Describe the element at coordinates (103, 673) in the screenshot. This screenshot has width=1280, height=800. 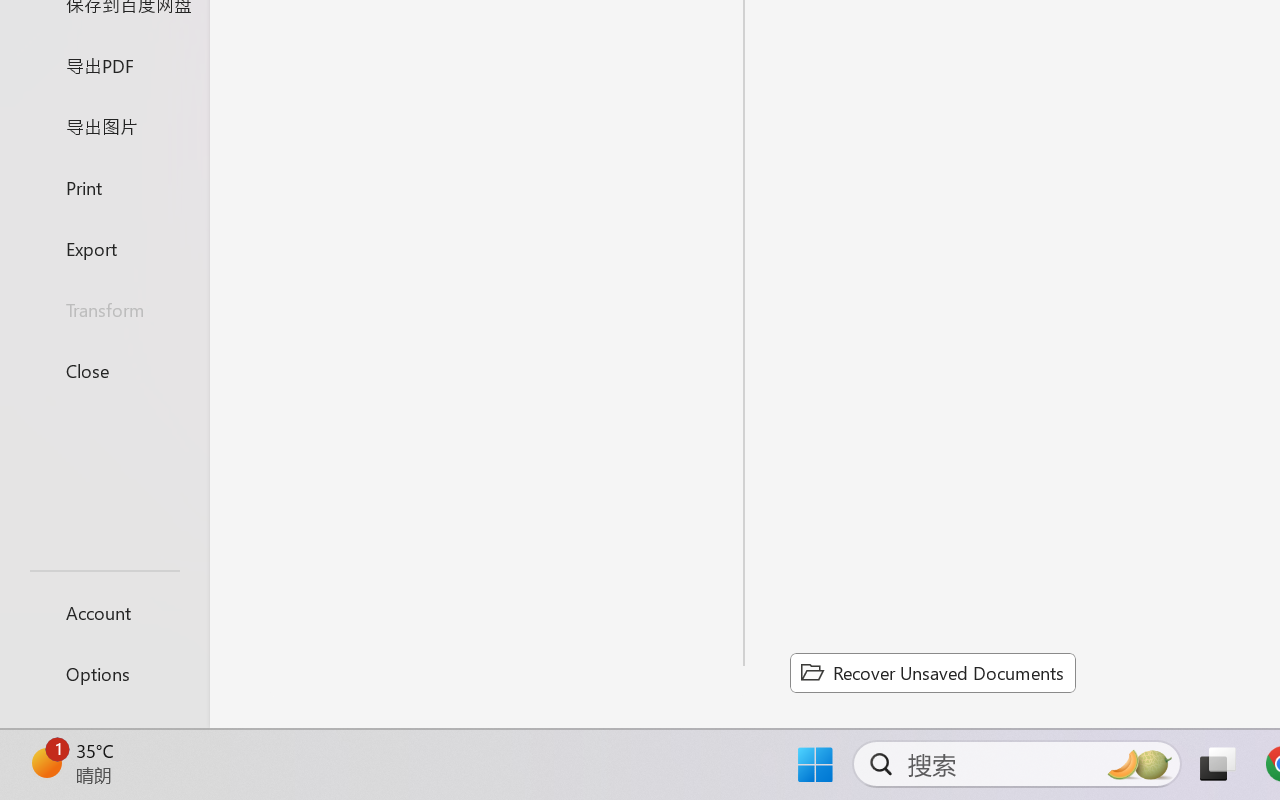
I see `'Options'` at that location.